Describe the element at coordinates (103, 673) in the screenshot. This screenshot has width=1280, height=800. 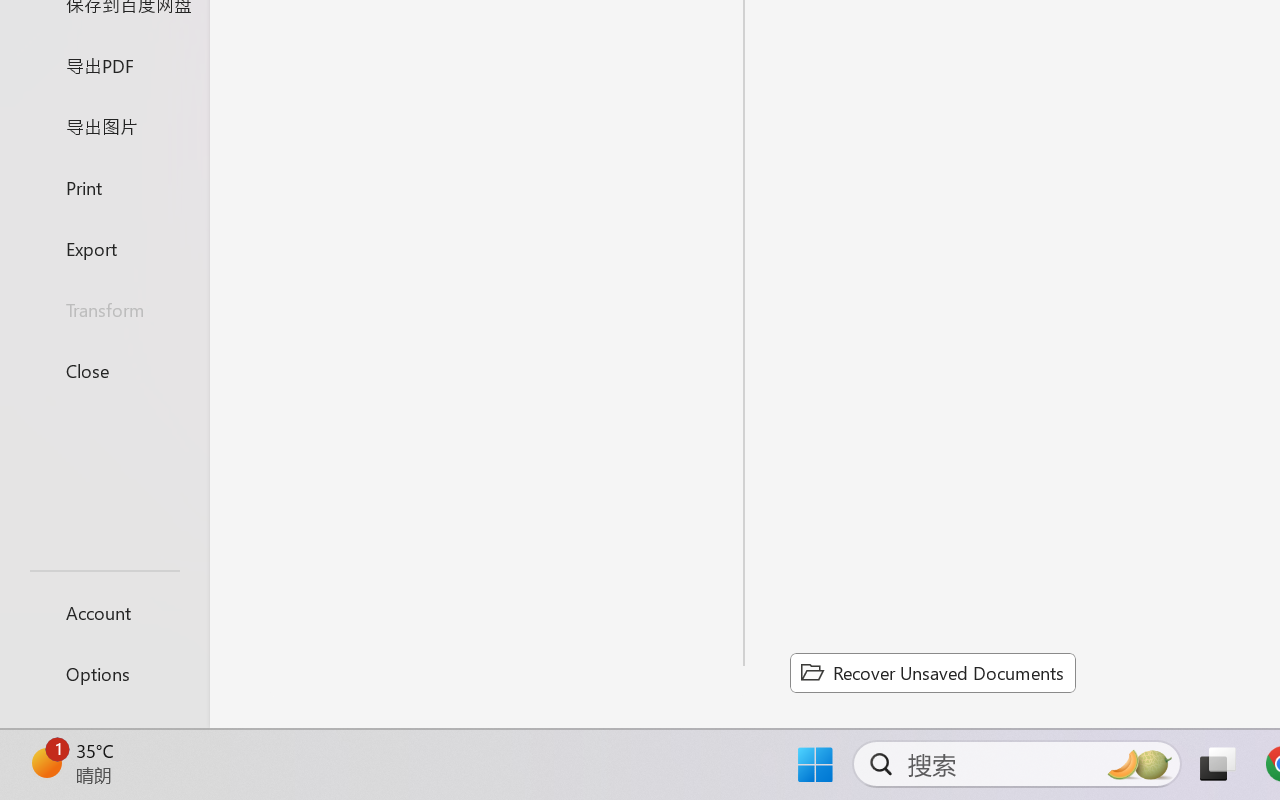
I see `'Options'` at that location.